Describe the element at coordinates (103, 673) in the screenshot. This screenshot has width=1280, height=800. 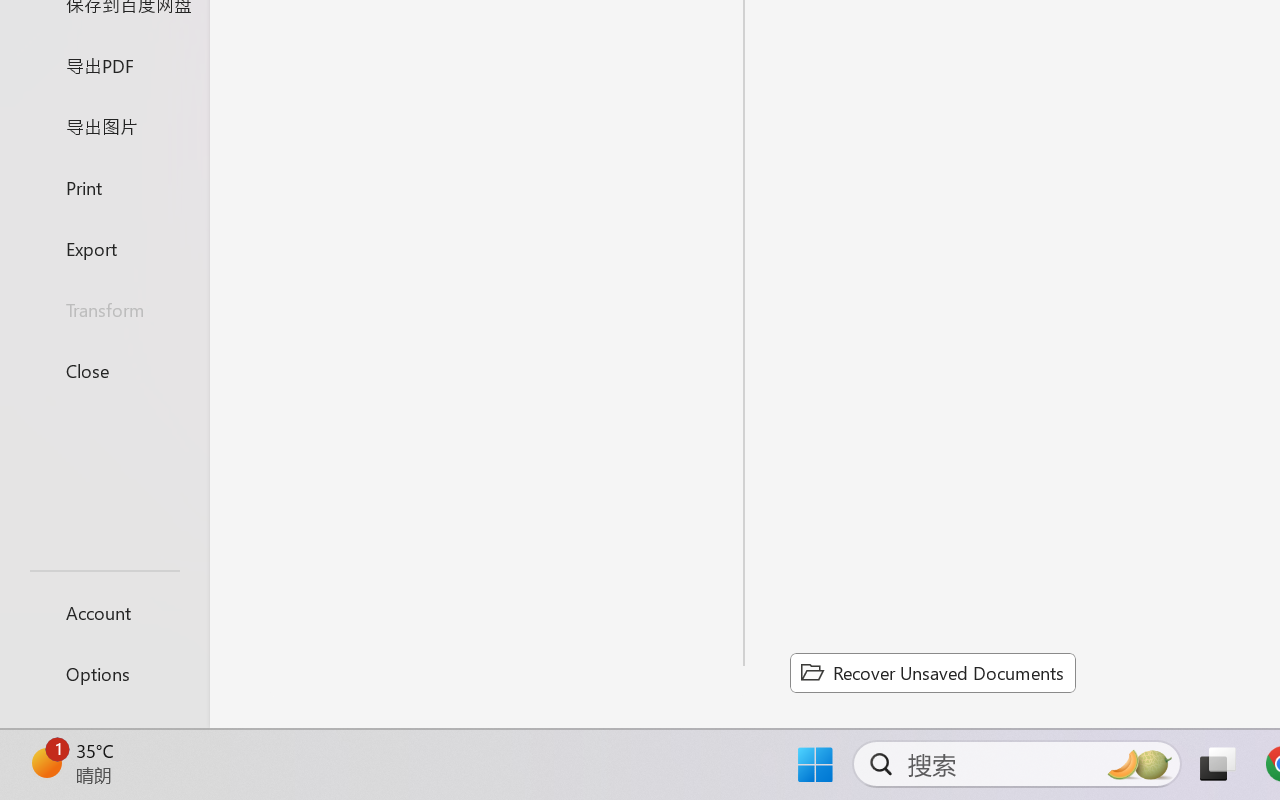
I see `'Options'` at that location.